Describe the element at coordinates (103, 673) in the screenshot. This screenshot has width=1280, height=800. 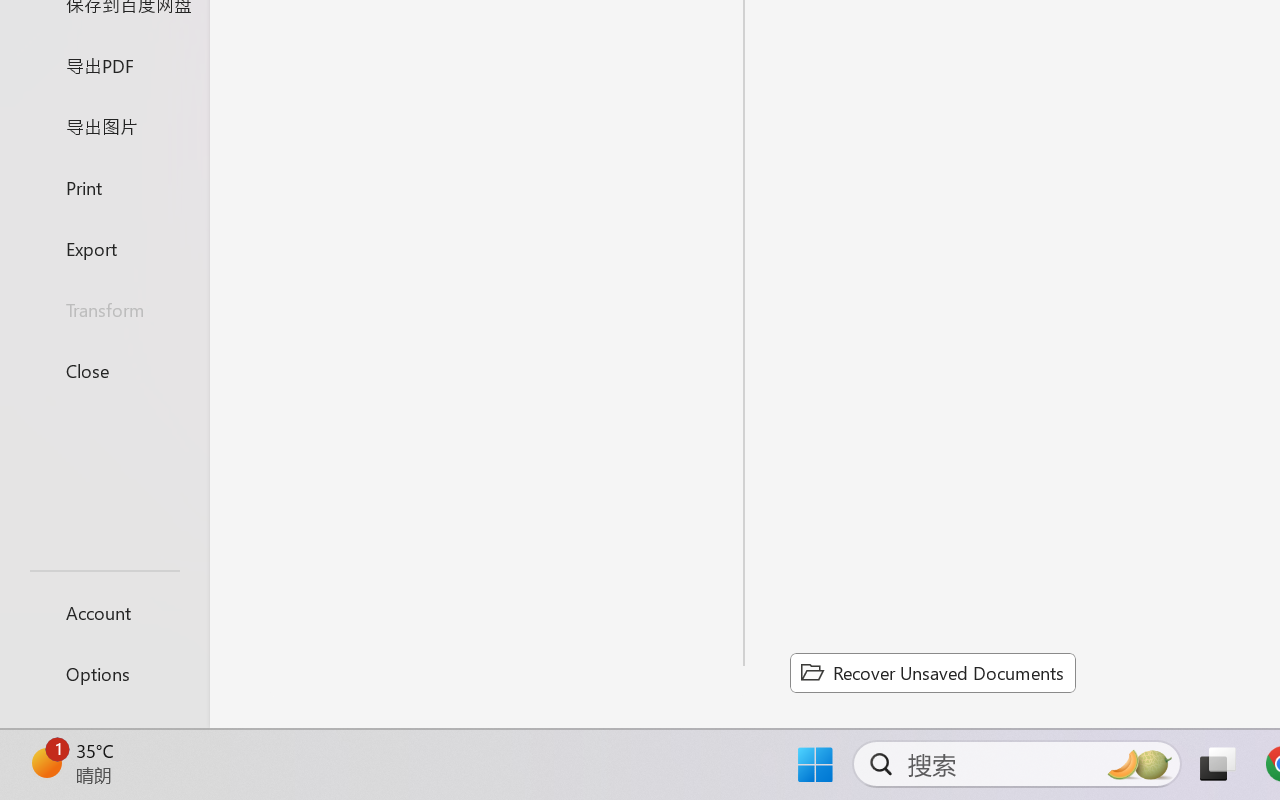
I see `'Options'` at that location.